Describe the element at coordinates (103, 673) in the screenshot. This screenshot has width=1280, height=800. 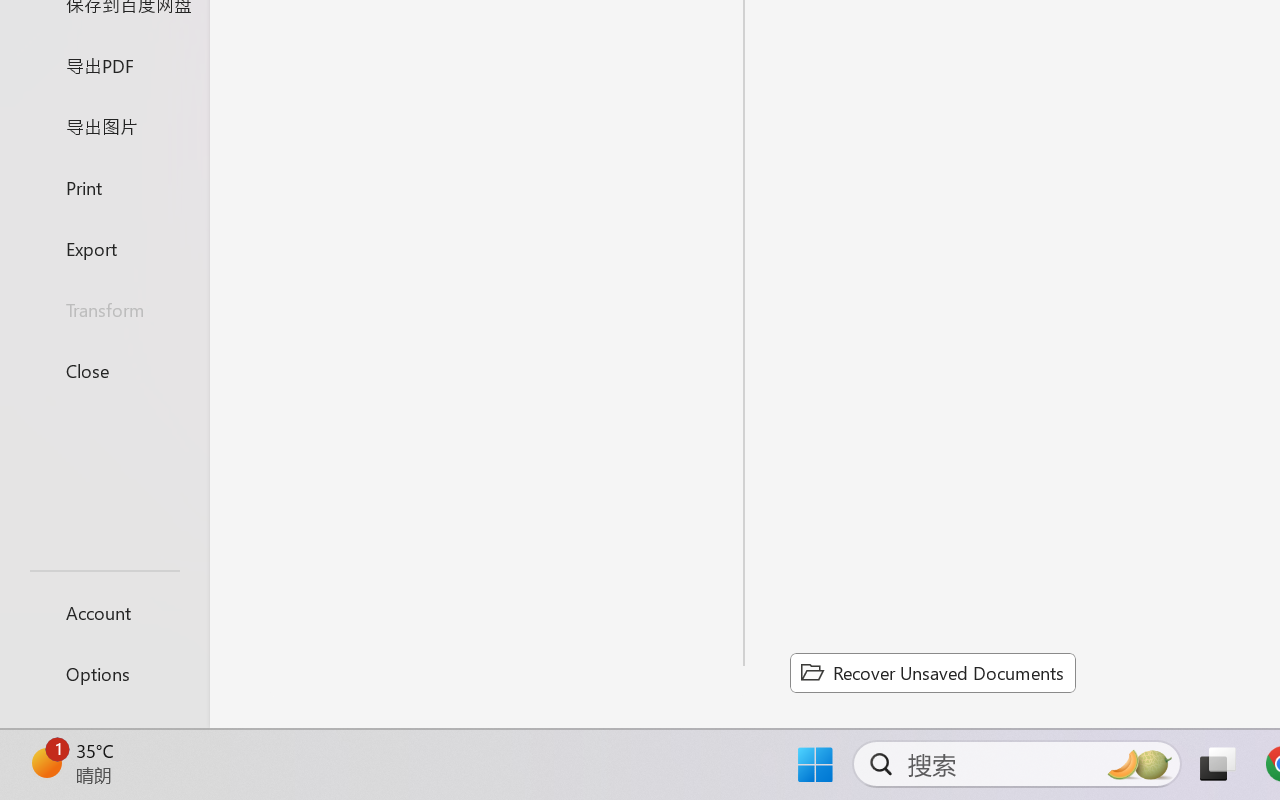
I see `'Options'` at that location.